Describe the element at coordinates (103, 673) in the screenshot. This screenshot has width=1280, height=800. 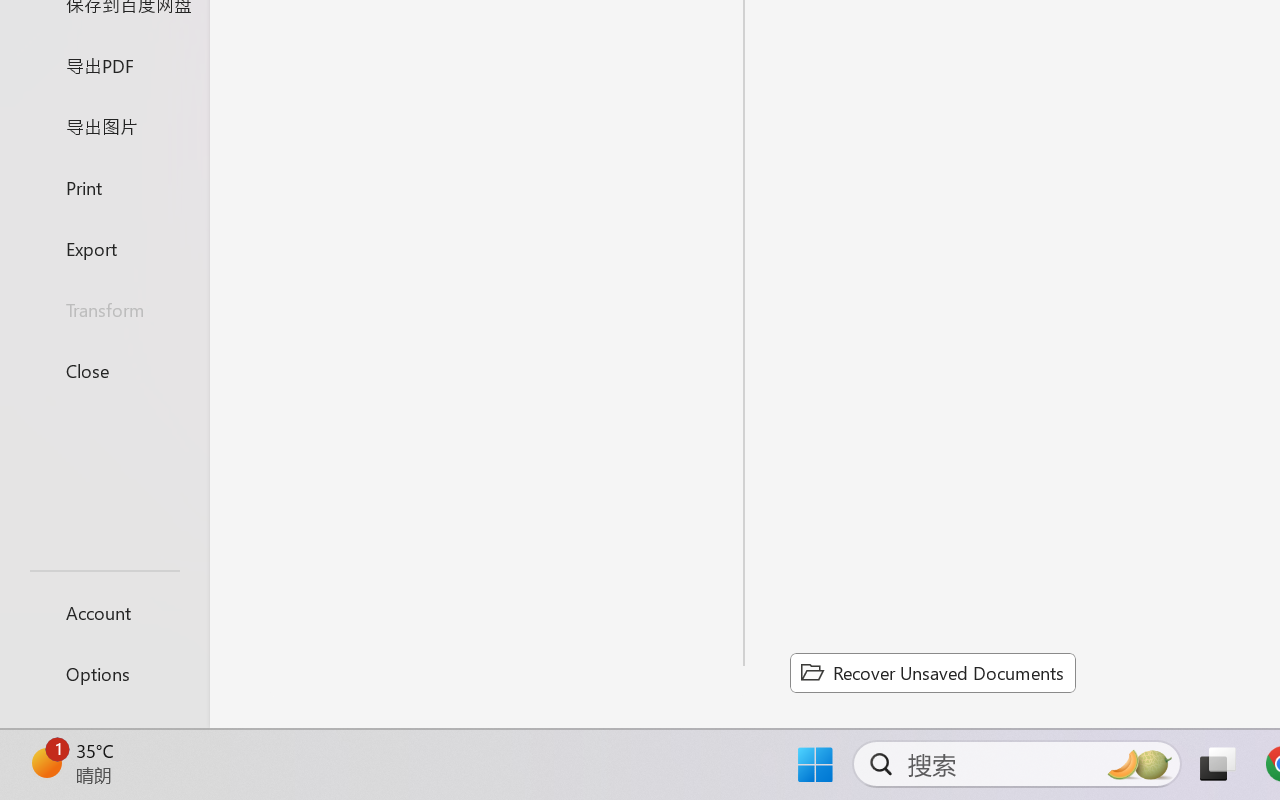
I see `'Options'` at that location.